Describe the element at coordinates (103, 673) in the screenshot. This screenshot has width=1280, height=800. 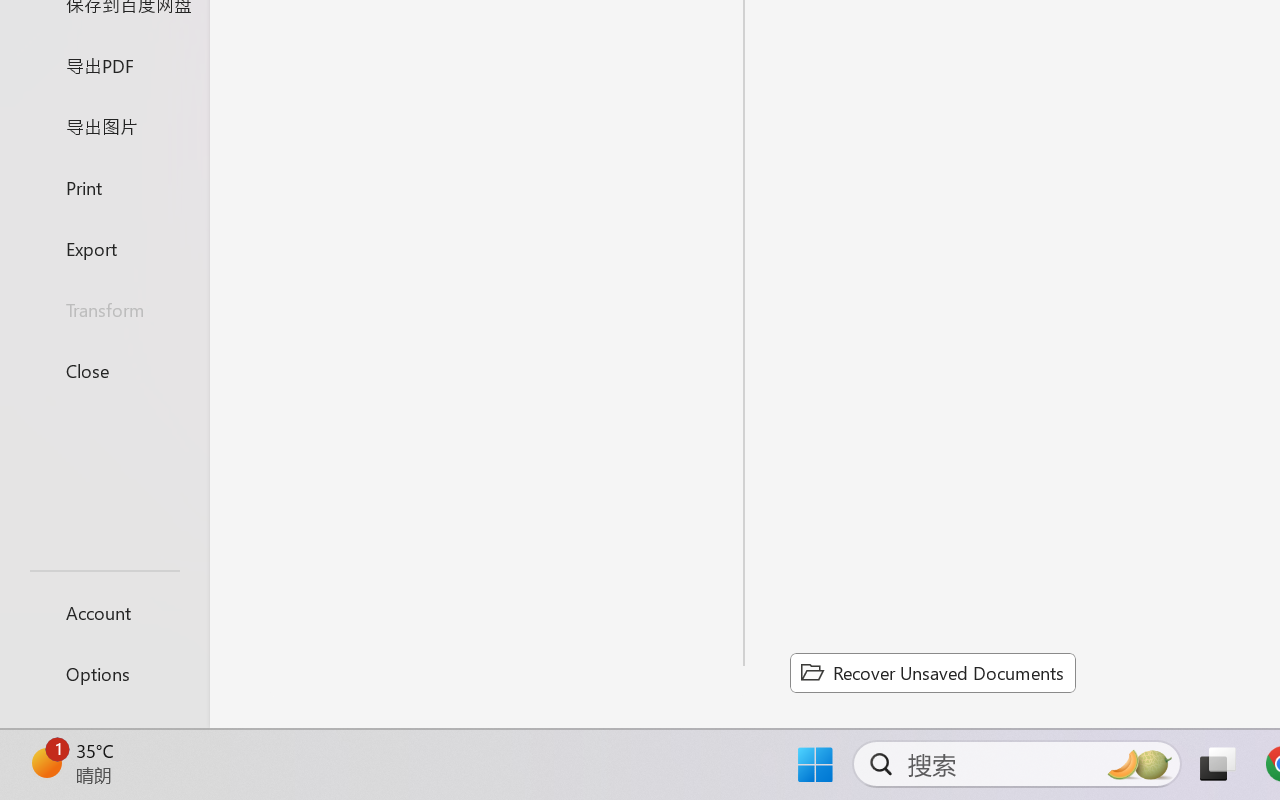
I see `'Options'` at that location.